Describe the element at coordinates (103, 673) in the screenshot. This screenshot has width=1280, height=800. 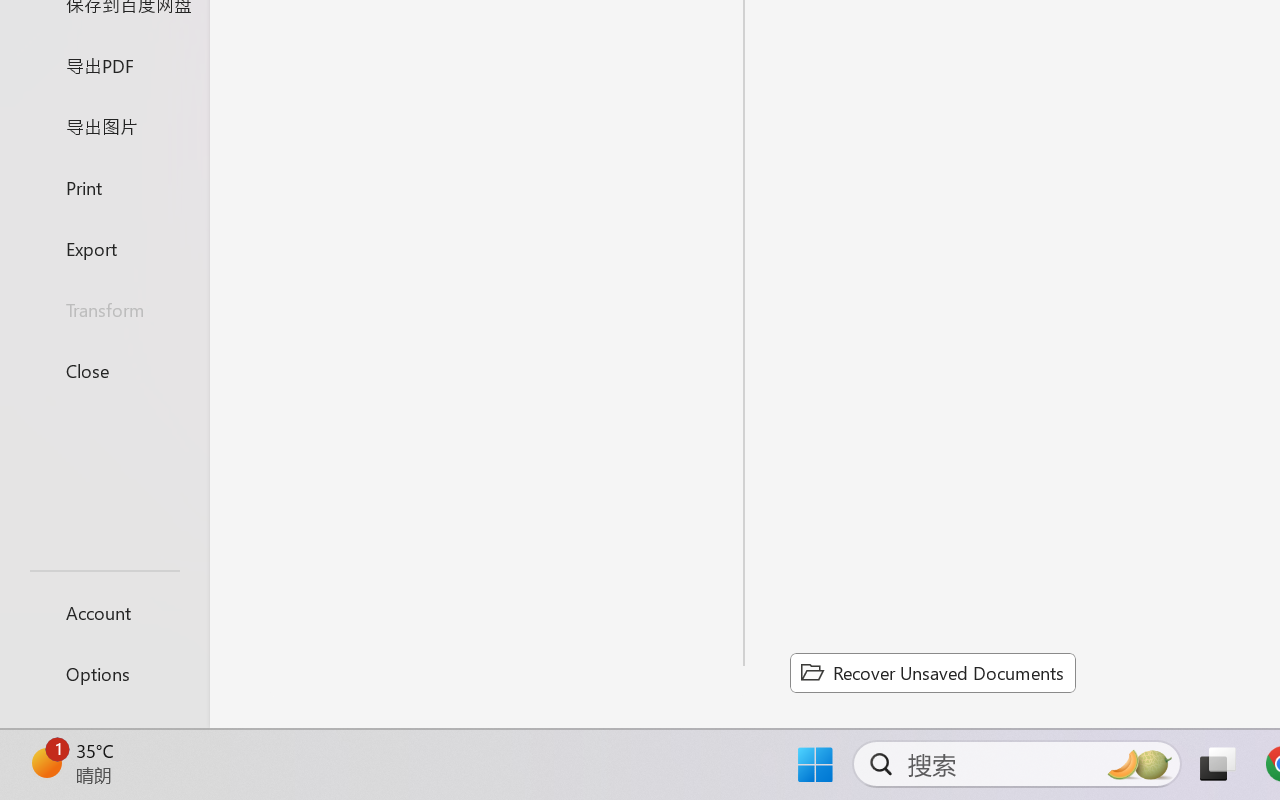
I see `'Options'` at that location.